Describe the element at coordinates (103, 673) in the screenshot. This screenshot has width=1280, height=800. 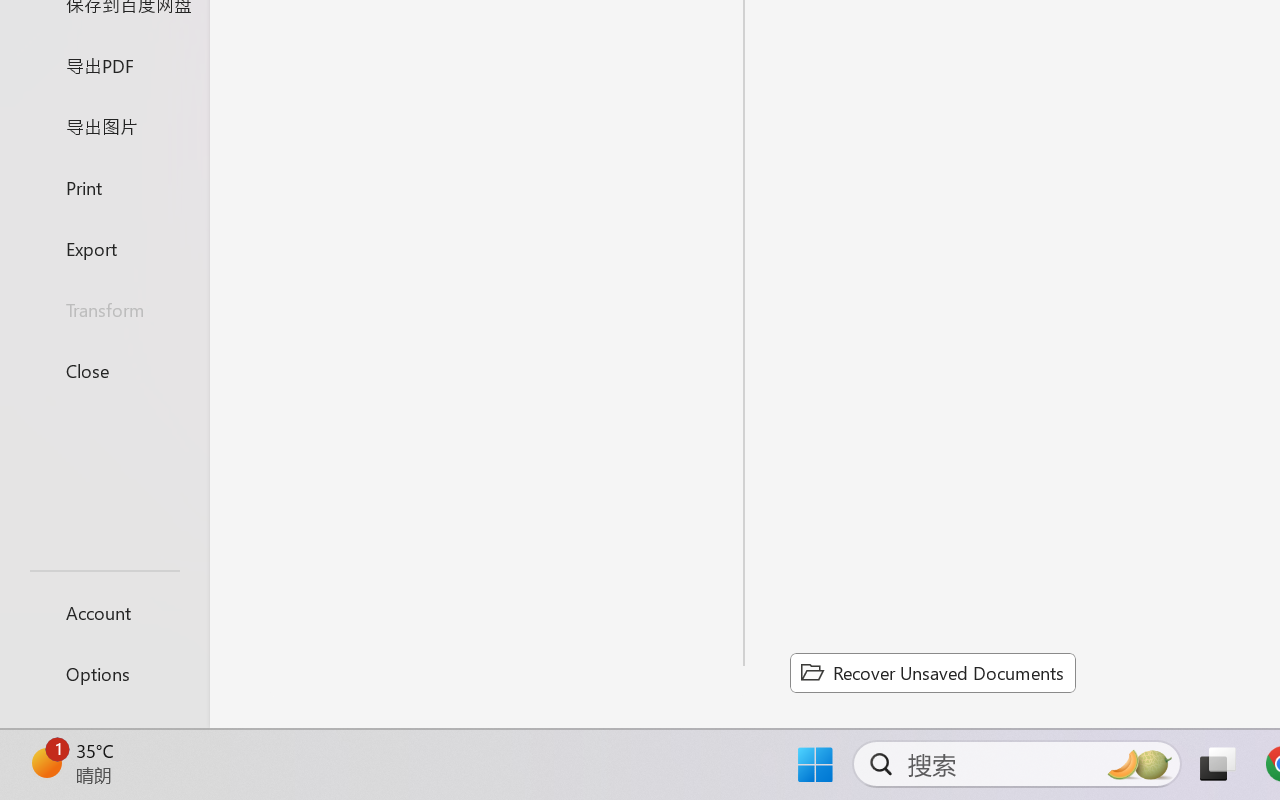
I see `'Options'` at that location.